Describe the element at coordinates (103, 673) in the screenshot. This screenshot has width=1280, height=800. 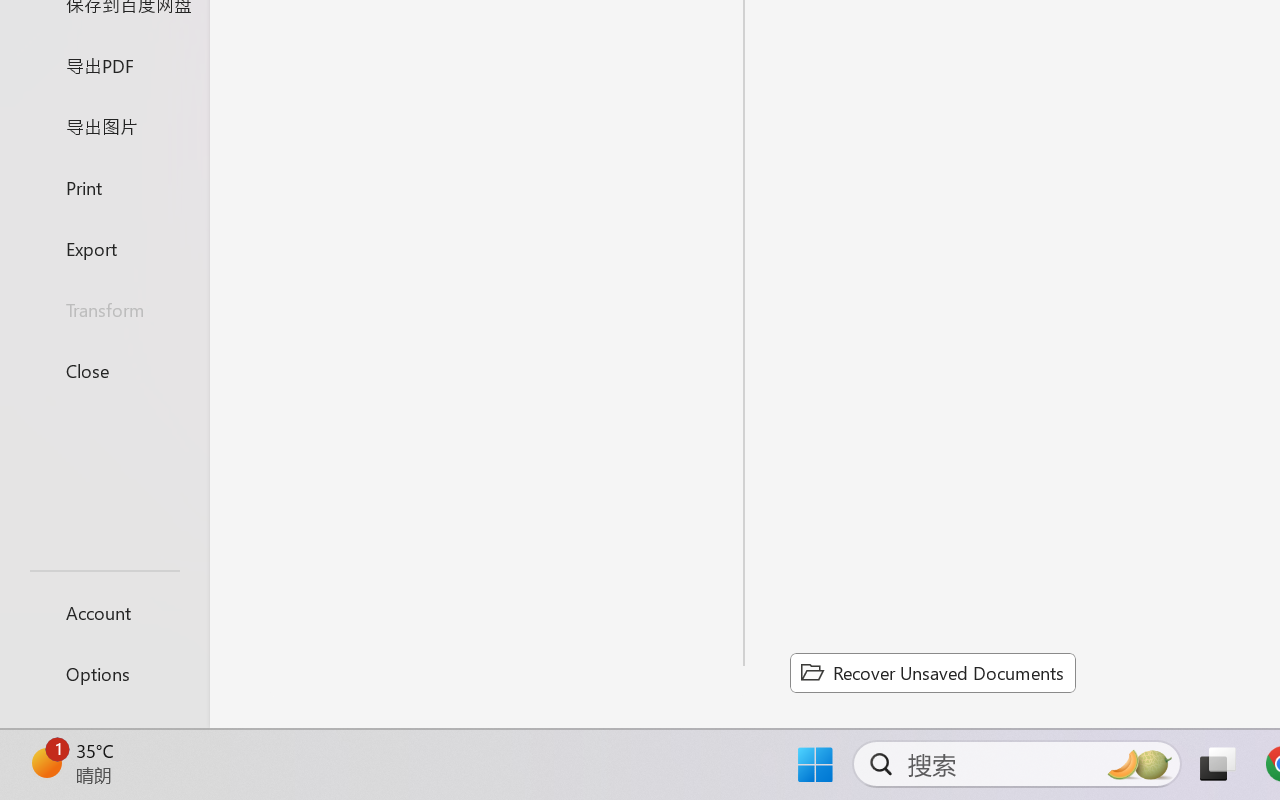
I see `'Options'` at that location.